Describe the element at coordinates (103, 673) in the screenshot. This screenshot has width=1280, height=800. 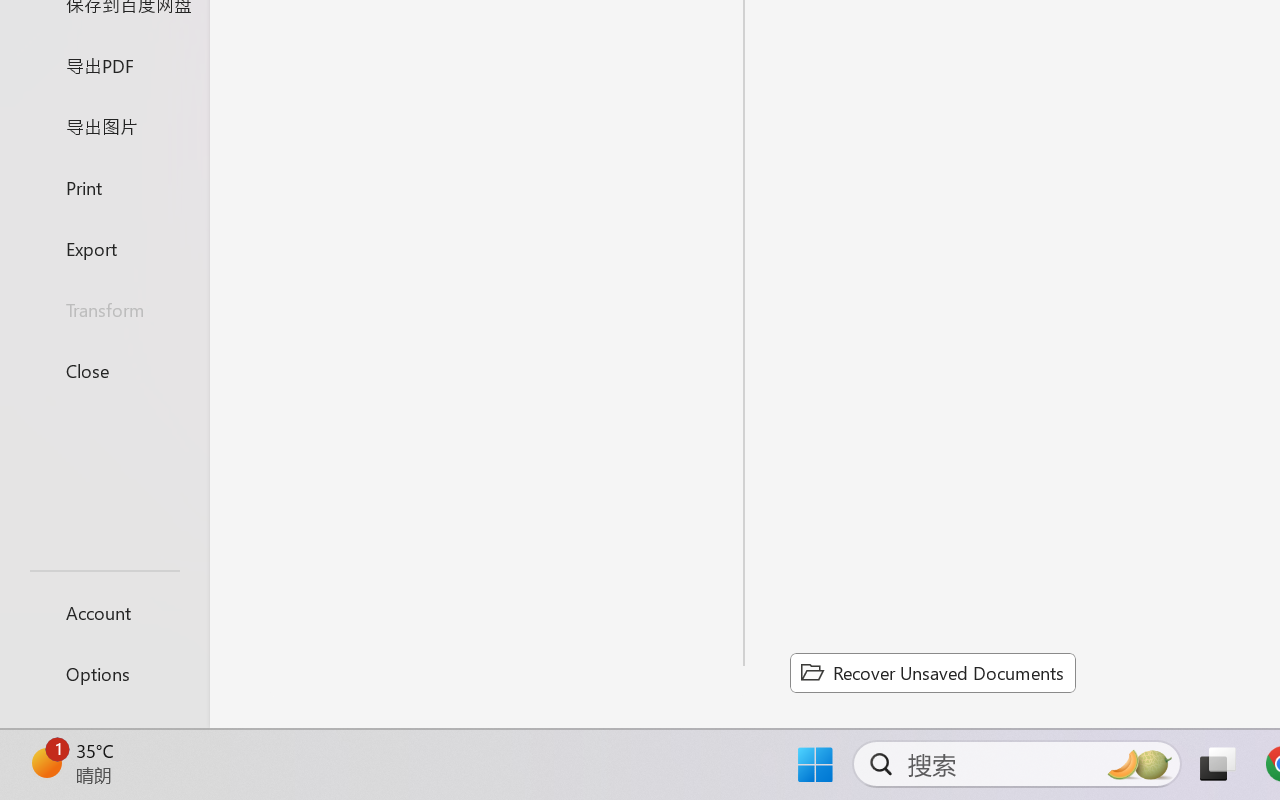
I see `'Options'` at that location.